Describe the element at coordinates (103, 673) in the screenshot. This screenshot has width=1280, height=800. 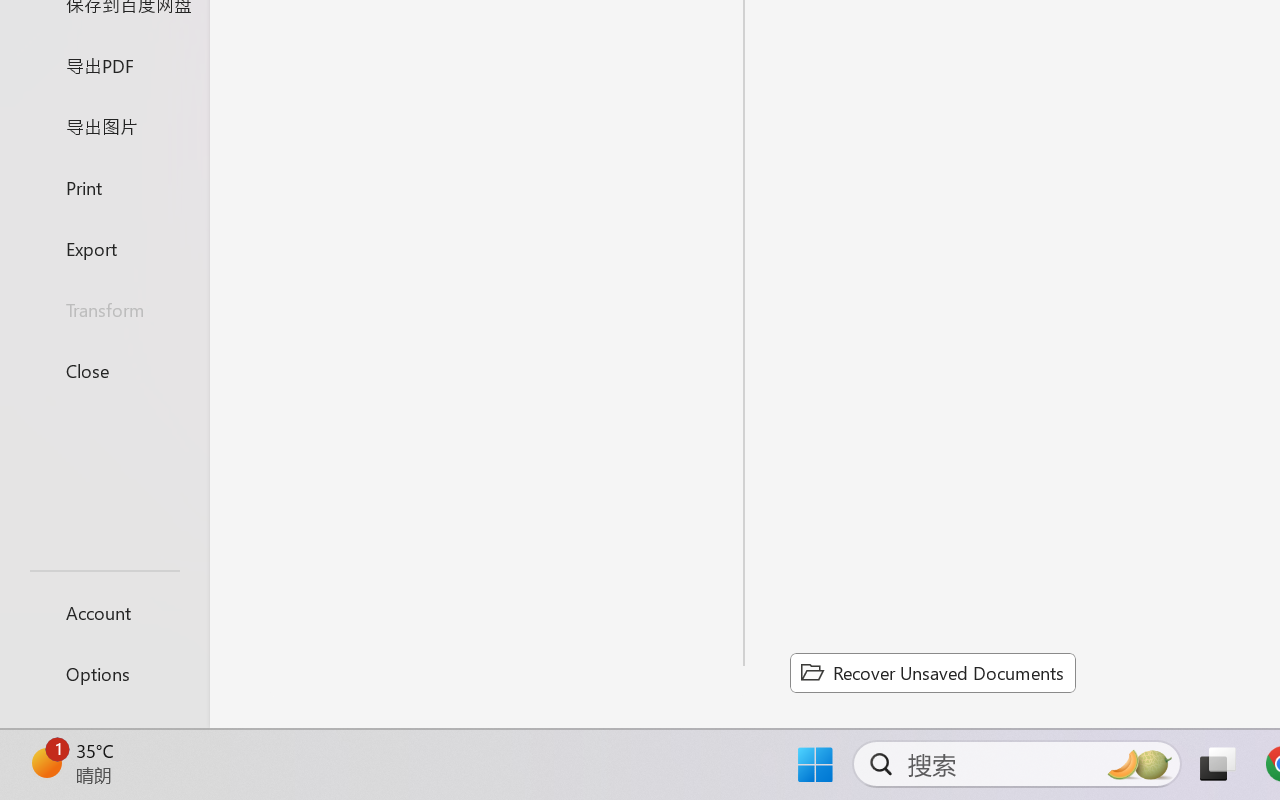
I see `'Options'` at that location.